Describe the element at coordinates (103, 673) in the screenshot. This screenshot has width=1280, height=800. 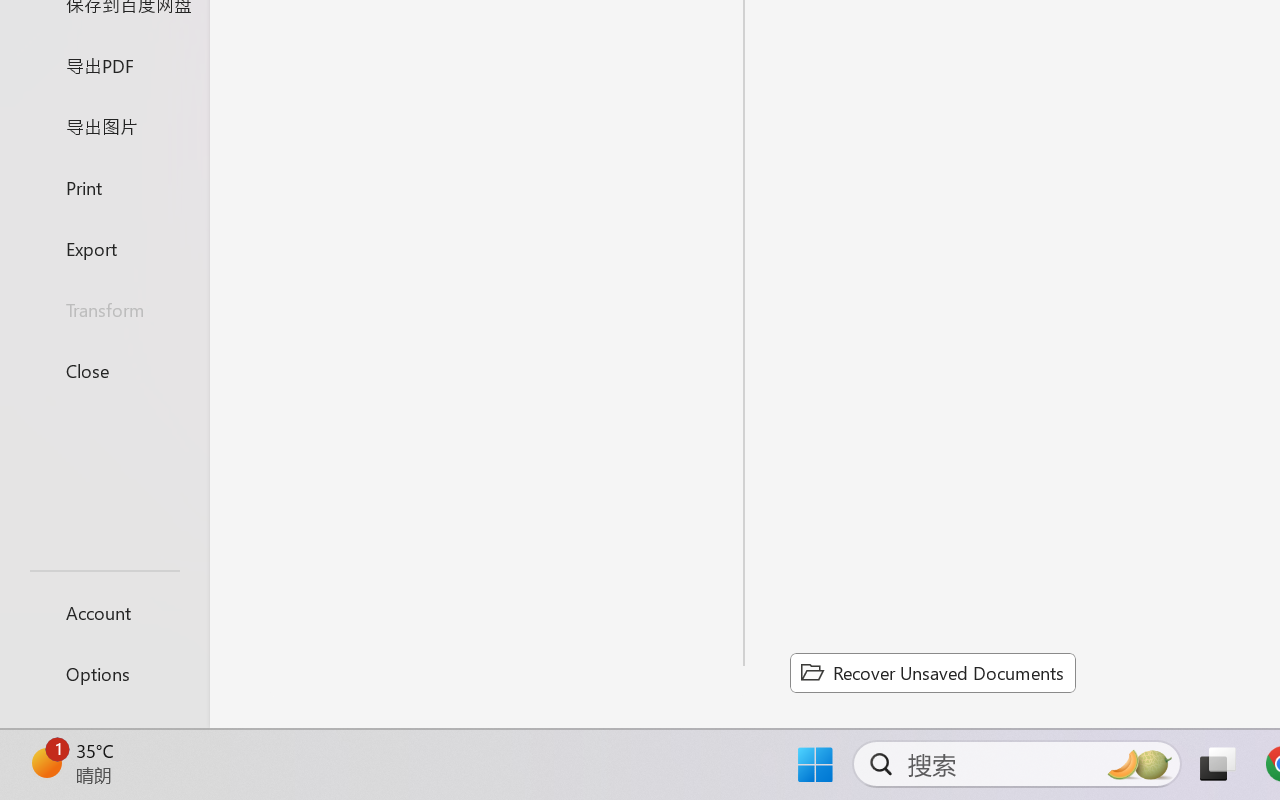
I see `'Options'` at that location.